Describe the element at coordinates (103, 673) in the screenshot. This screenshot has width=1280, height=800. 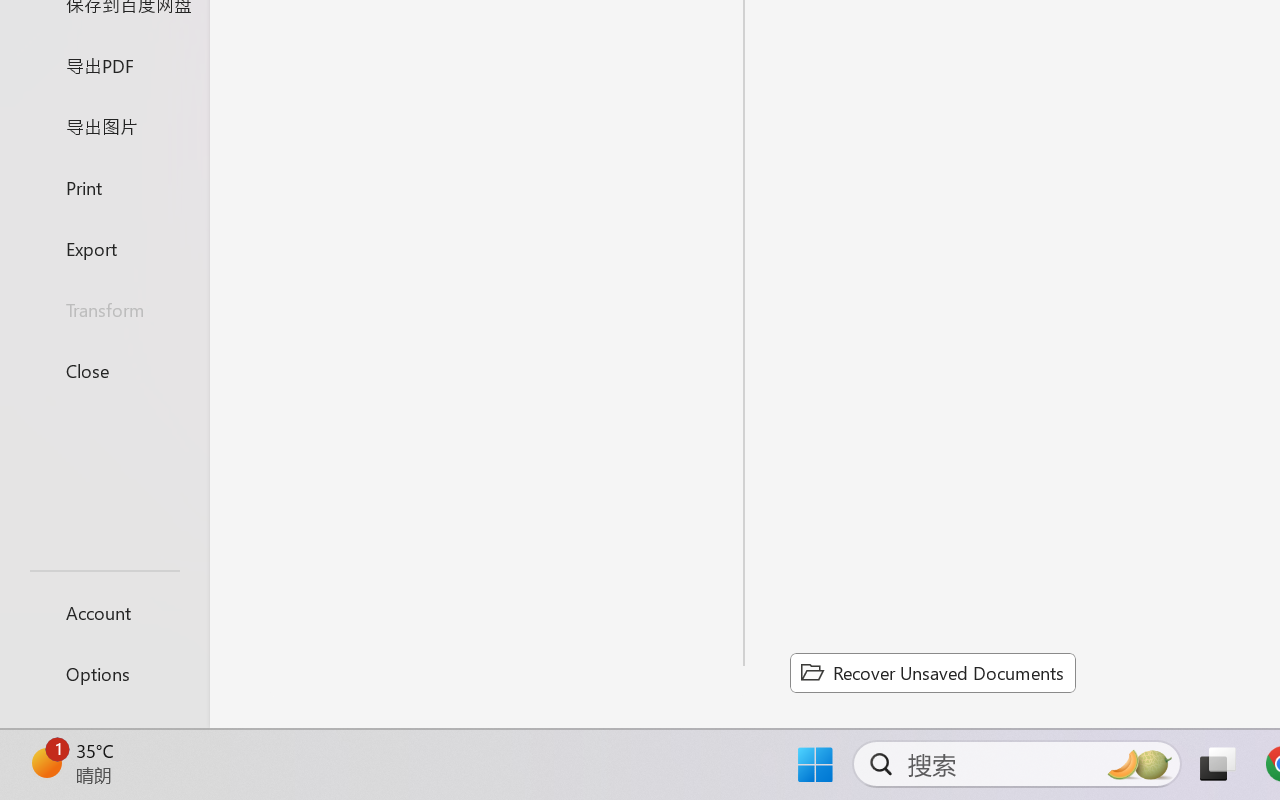
I see `'Options'` at that location.